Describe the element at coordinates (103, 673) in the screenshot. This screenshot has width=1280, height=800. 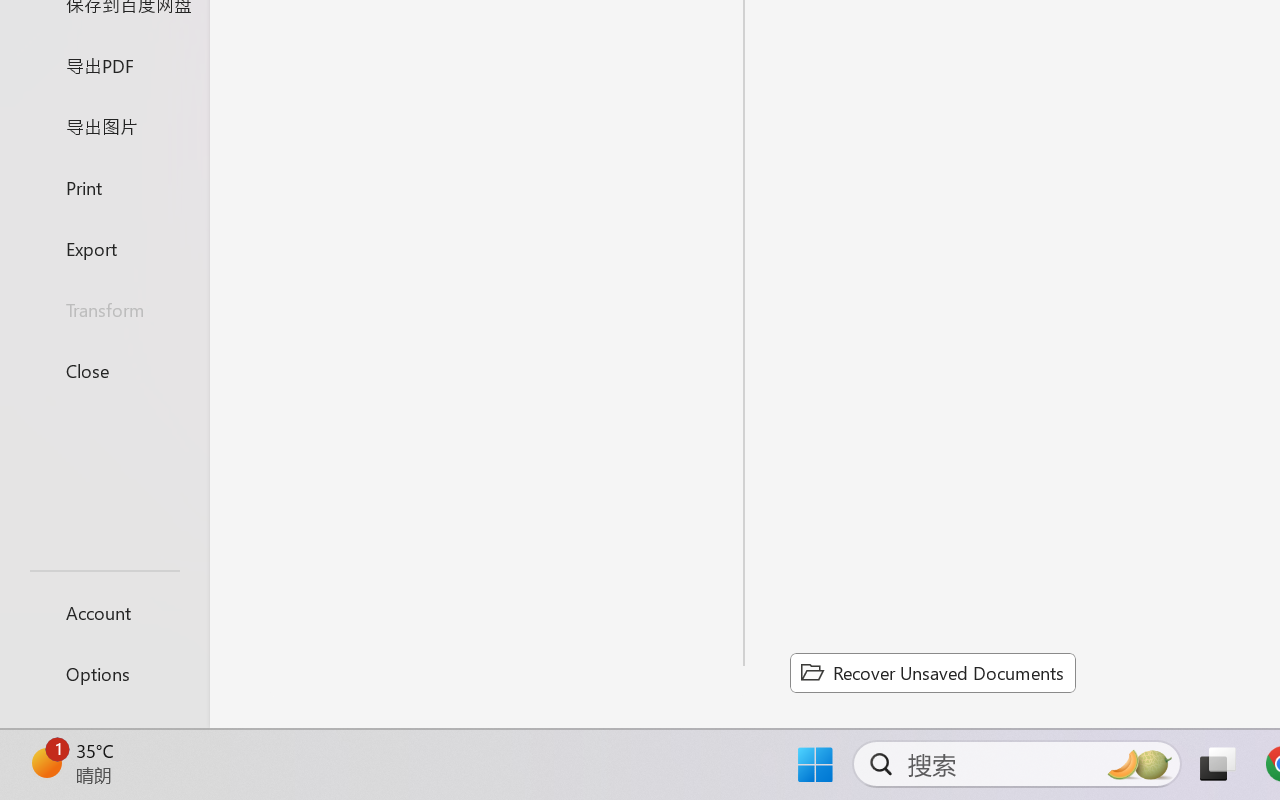
I see `'Options'` at that location.